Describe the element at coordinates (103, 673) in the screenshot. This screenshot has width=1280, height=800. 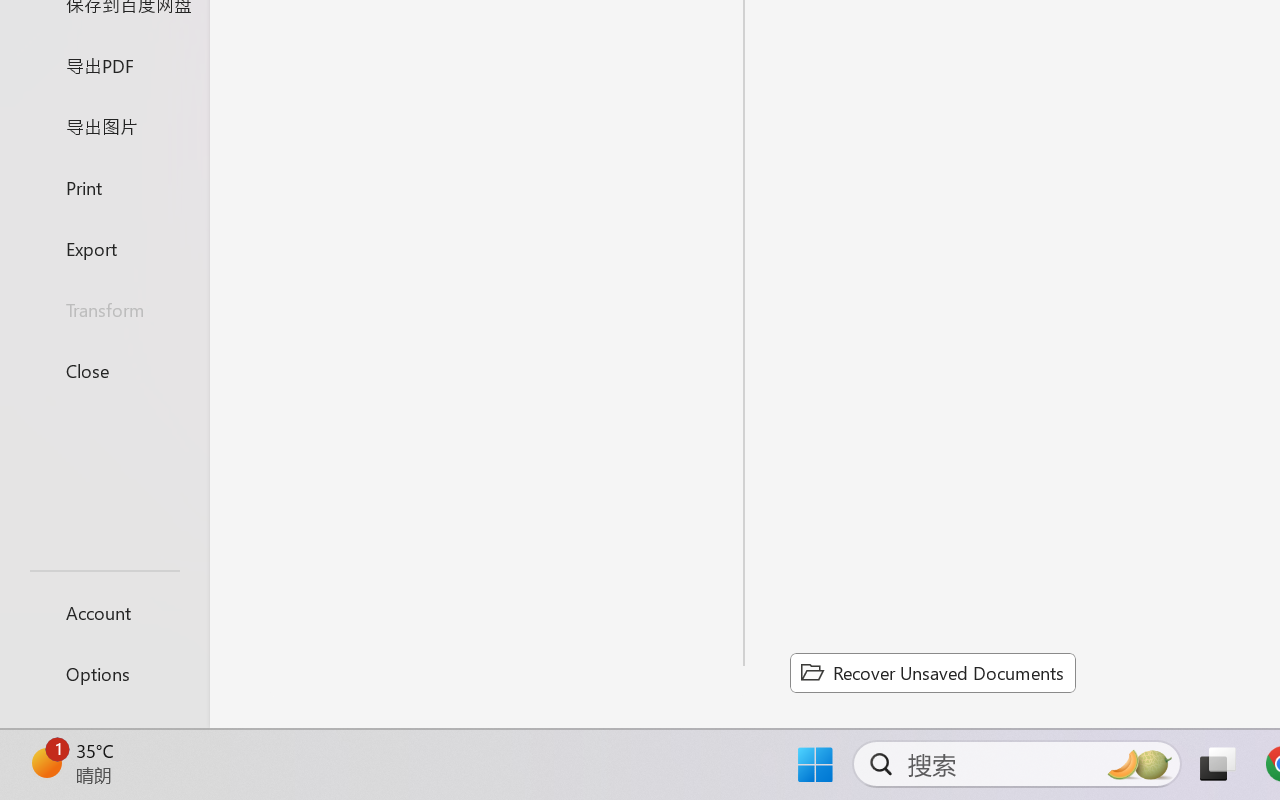
I see `'Options'` at that location.